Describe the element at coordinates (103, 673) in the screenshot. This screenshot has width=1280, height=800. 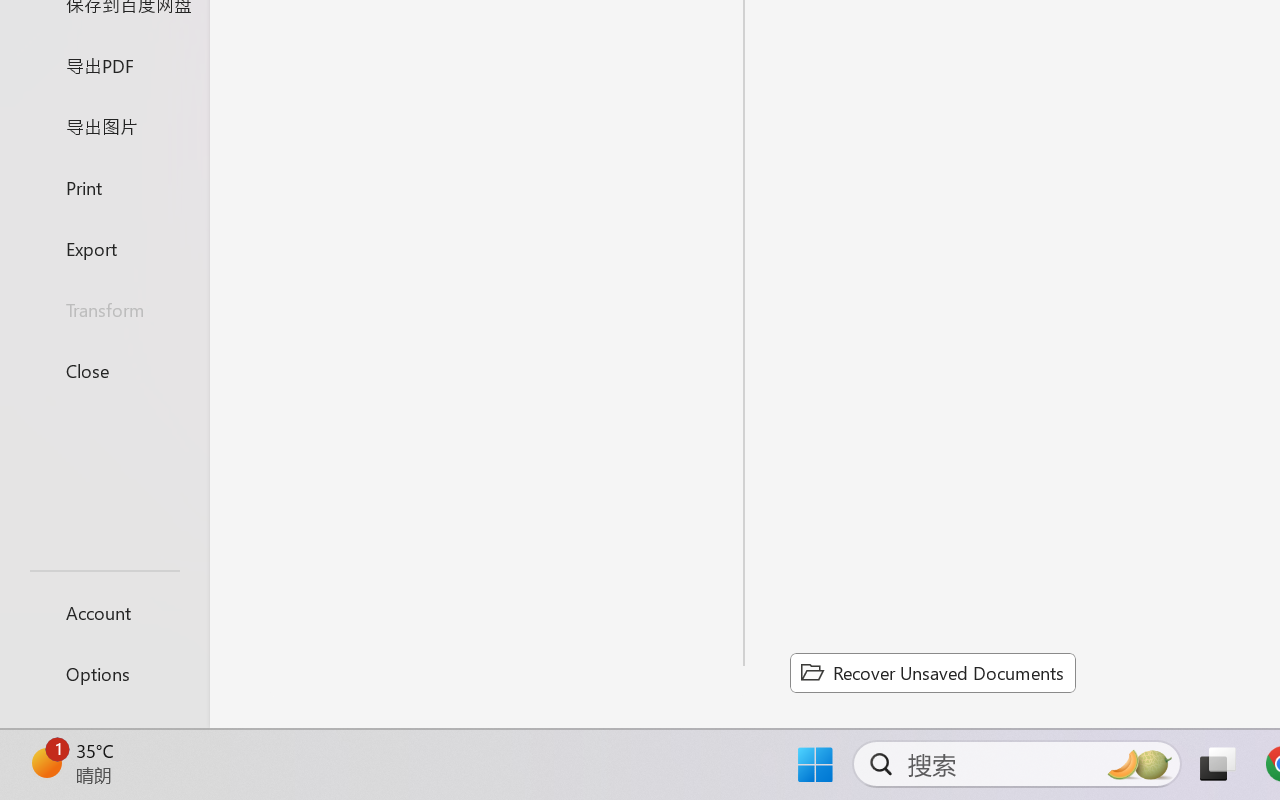
I see `'Options'` at that location.